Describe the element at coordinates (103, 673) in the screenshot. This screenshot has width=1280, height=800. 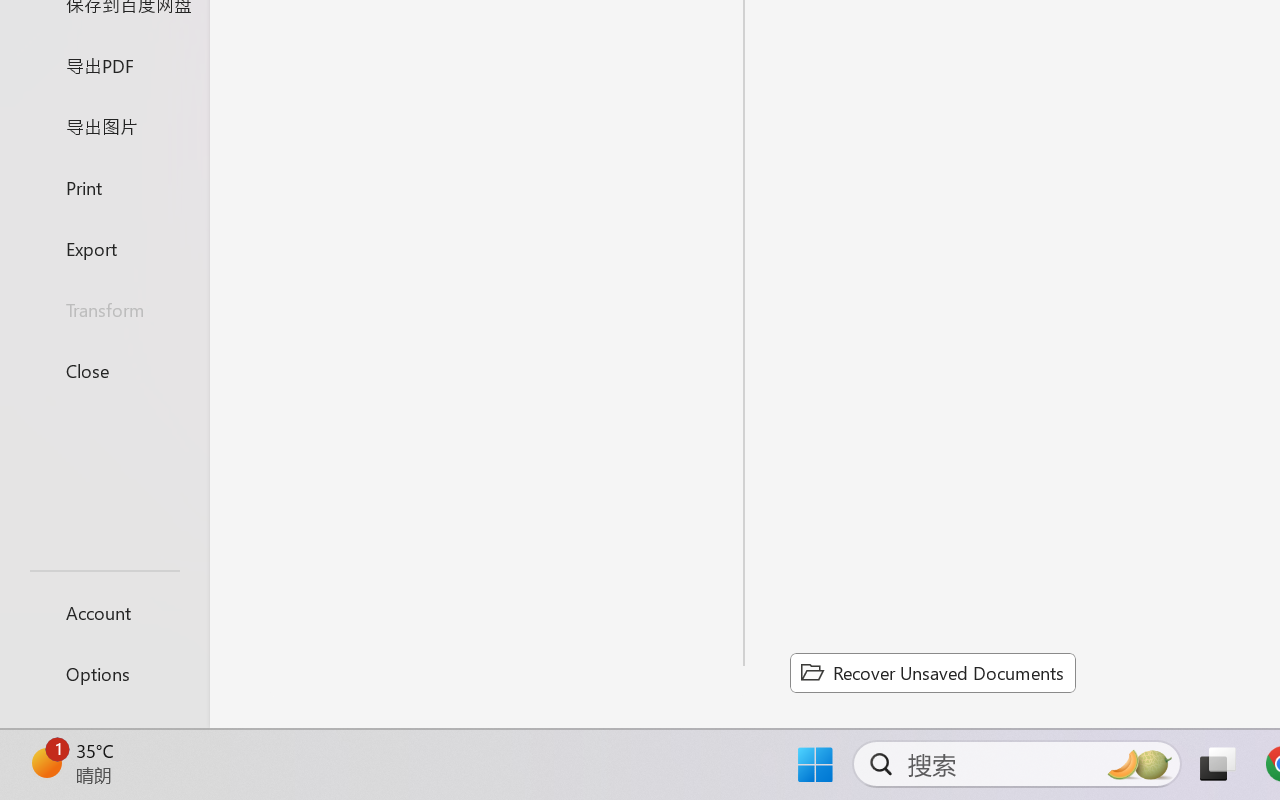
I see `'Options'` at that location.